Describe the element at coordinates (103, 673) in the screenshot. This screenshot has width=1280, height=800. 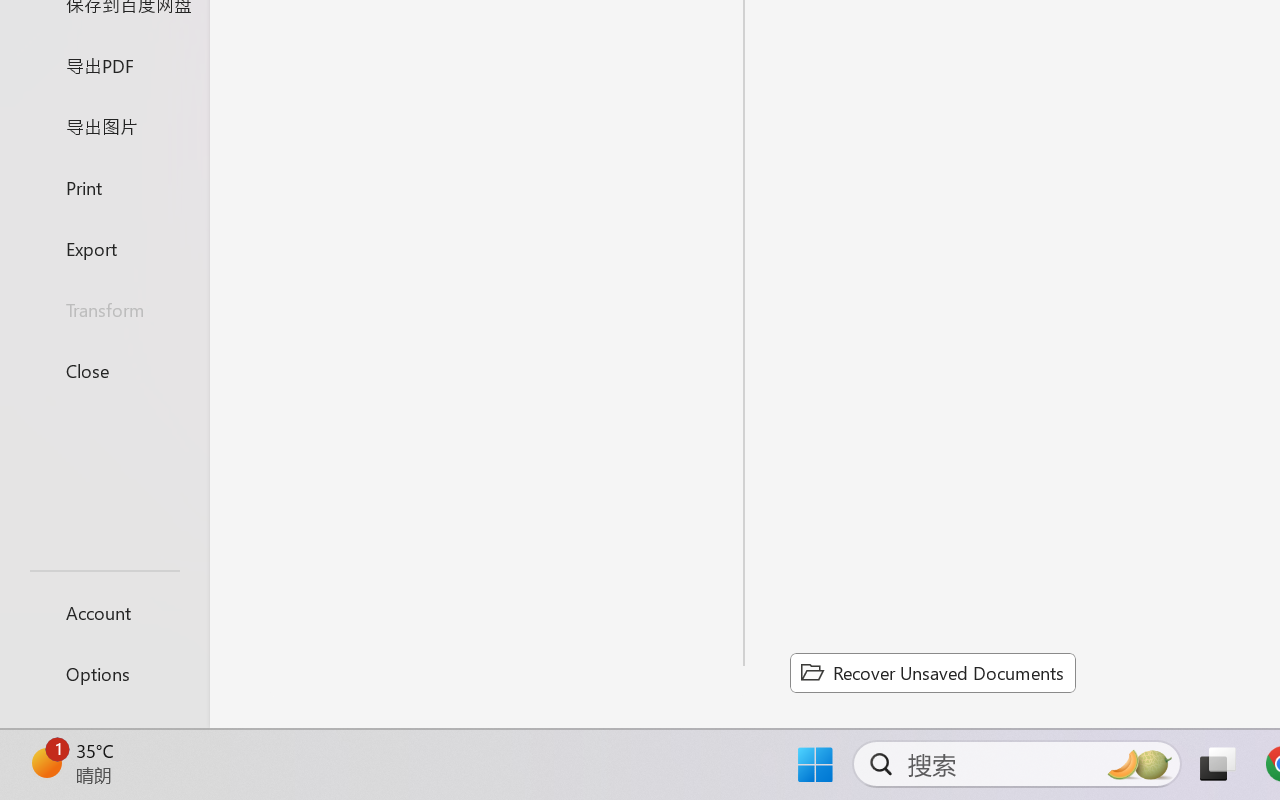
I see `'Options'` at that location.